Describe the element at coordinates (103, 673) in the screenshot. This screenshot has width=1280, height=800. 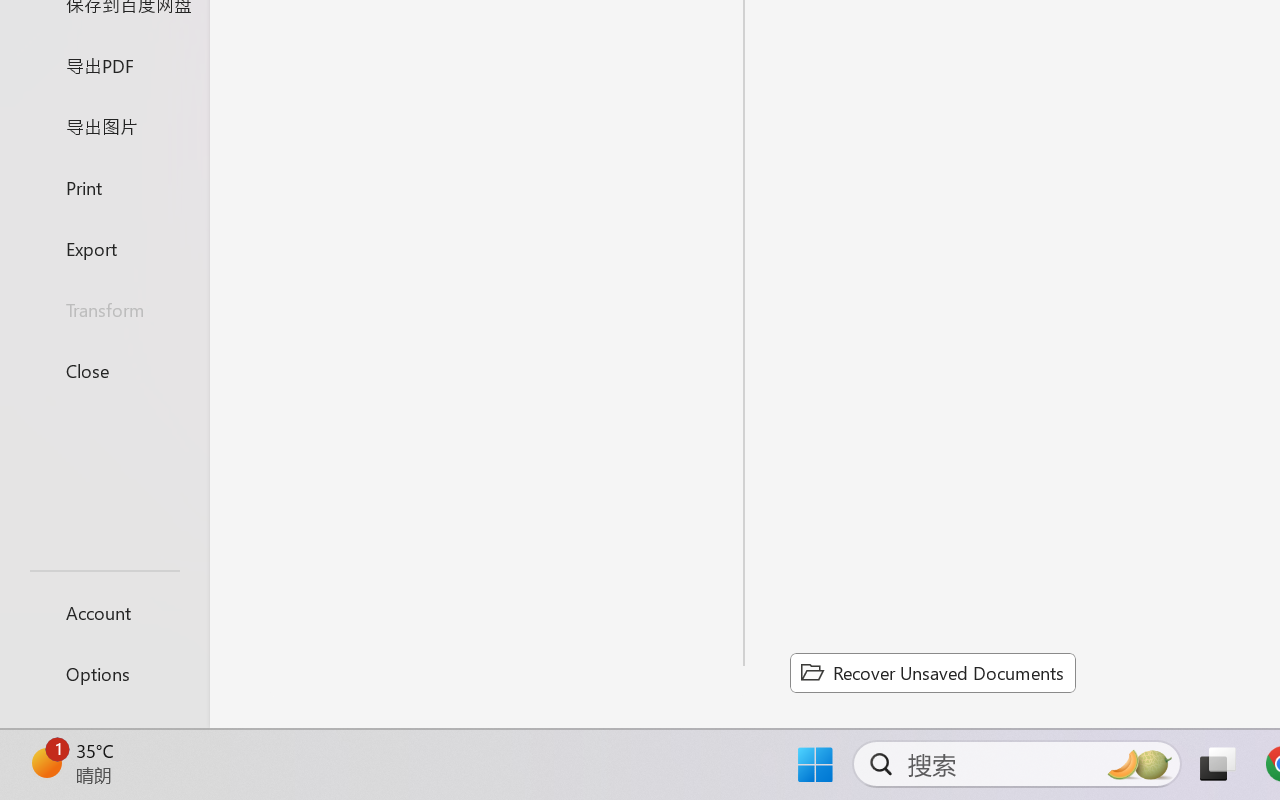
I see `'Options'` at that location.